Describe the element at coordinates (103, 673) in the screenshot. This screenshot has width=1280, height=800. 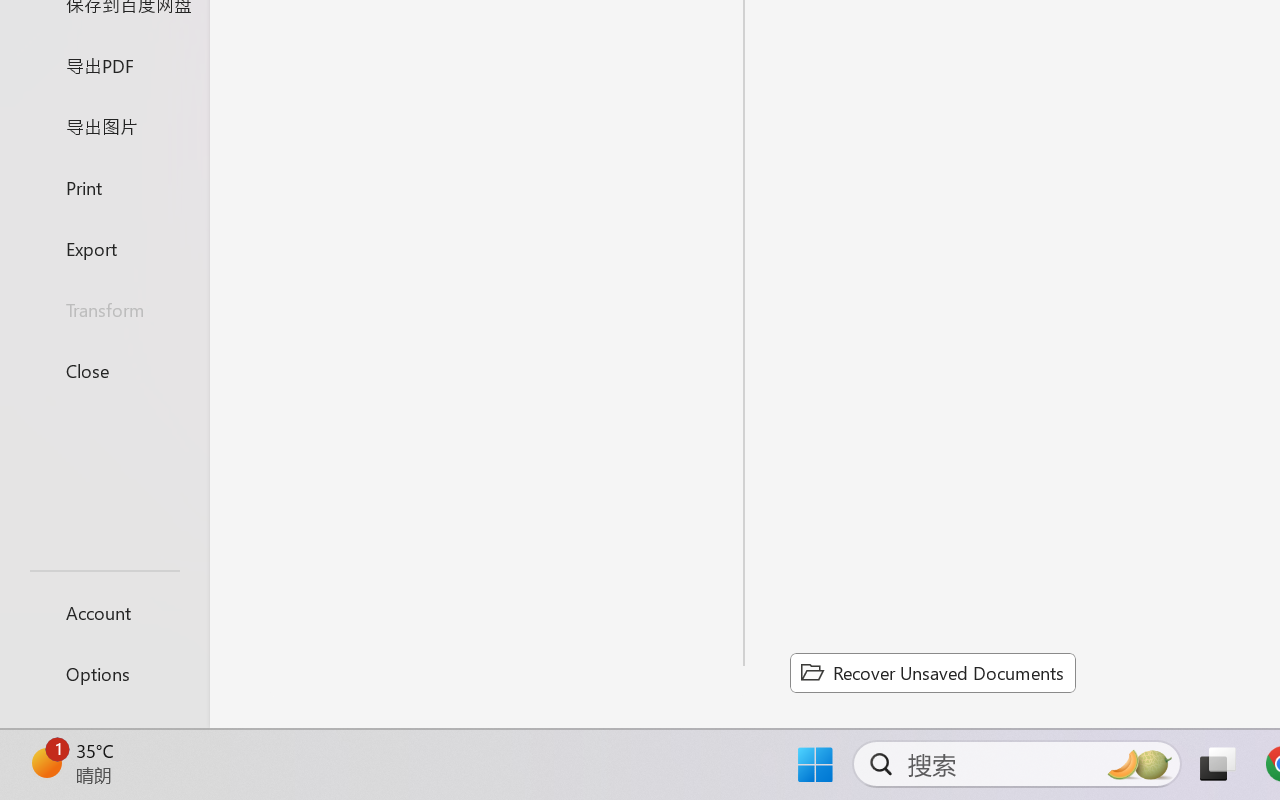
I see `'Options'` at that location.